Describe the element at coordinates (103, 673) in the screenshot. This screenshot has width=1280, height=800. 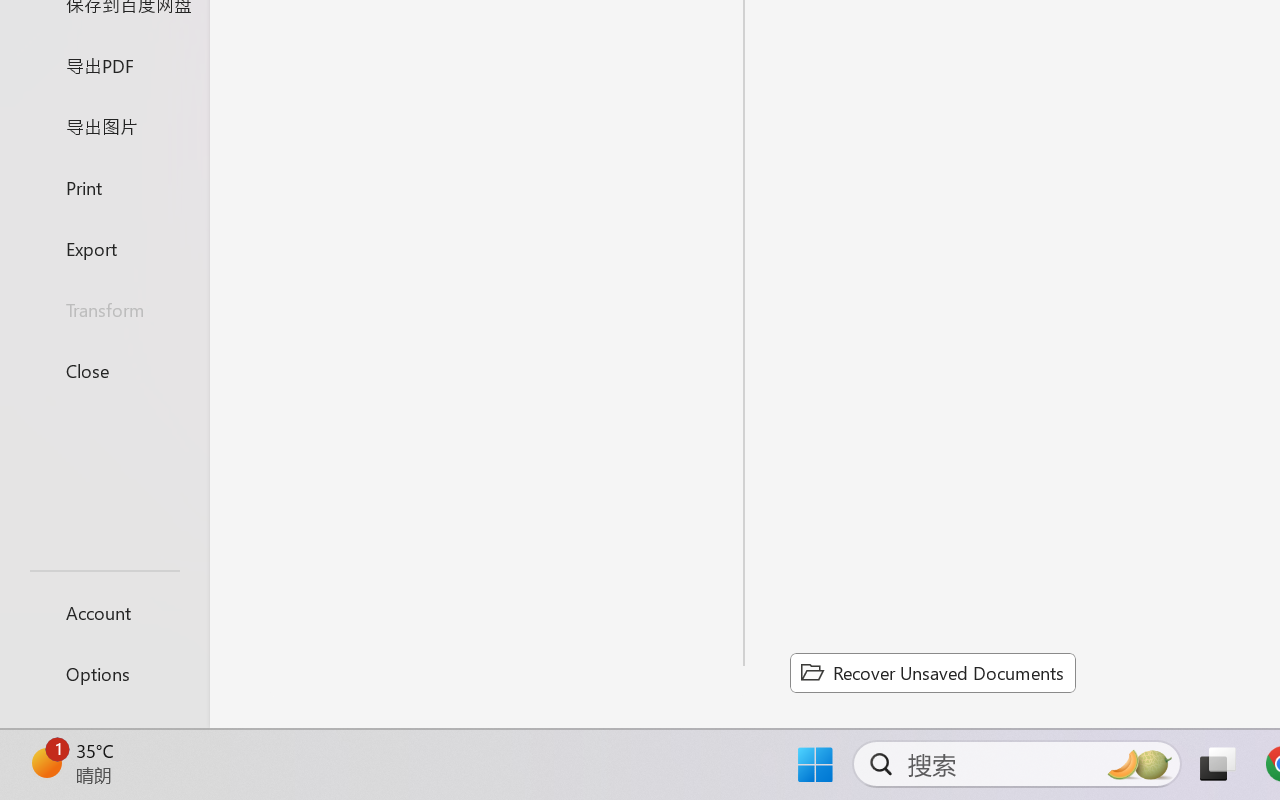
I see `'Options'` at that location.